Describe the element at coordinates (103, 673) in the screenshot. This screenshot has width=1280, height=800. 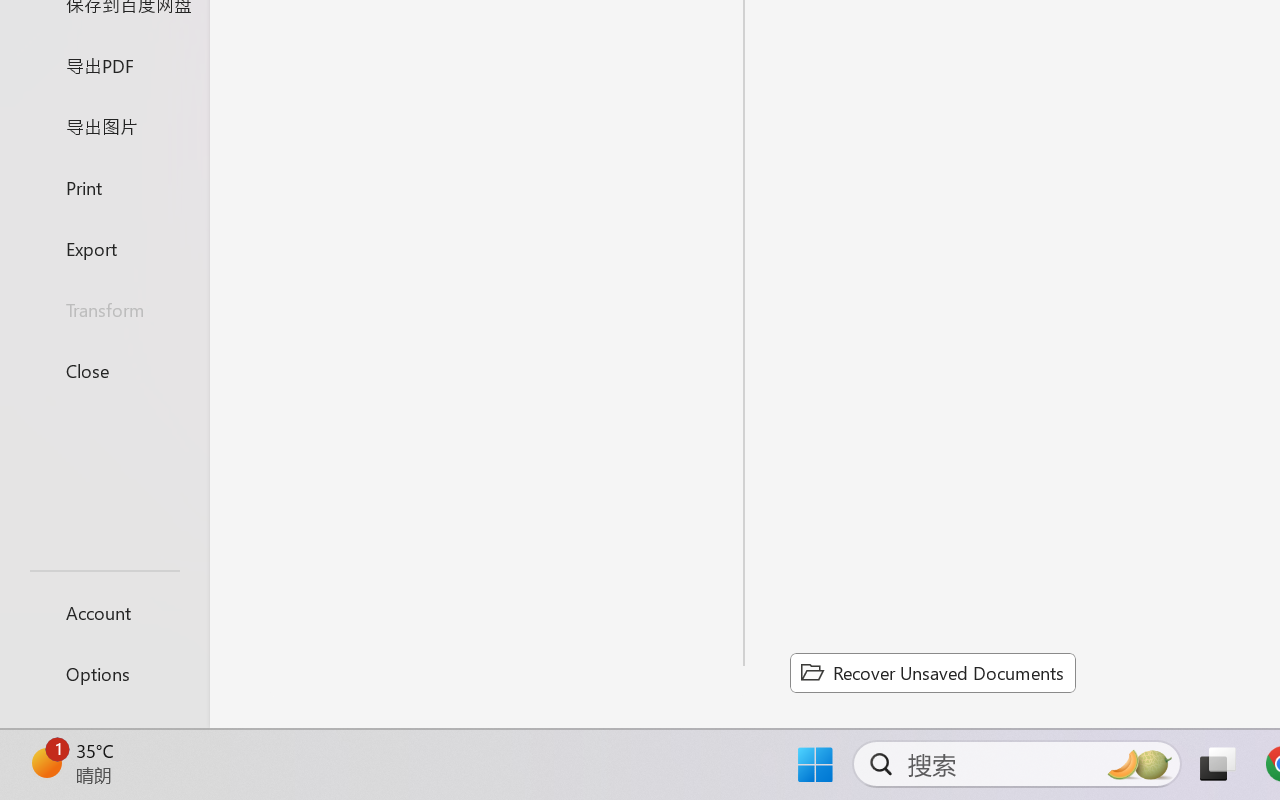
I see `'Options'` at that location.